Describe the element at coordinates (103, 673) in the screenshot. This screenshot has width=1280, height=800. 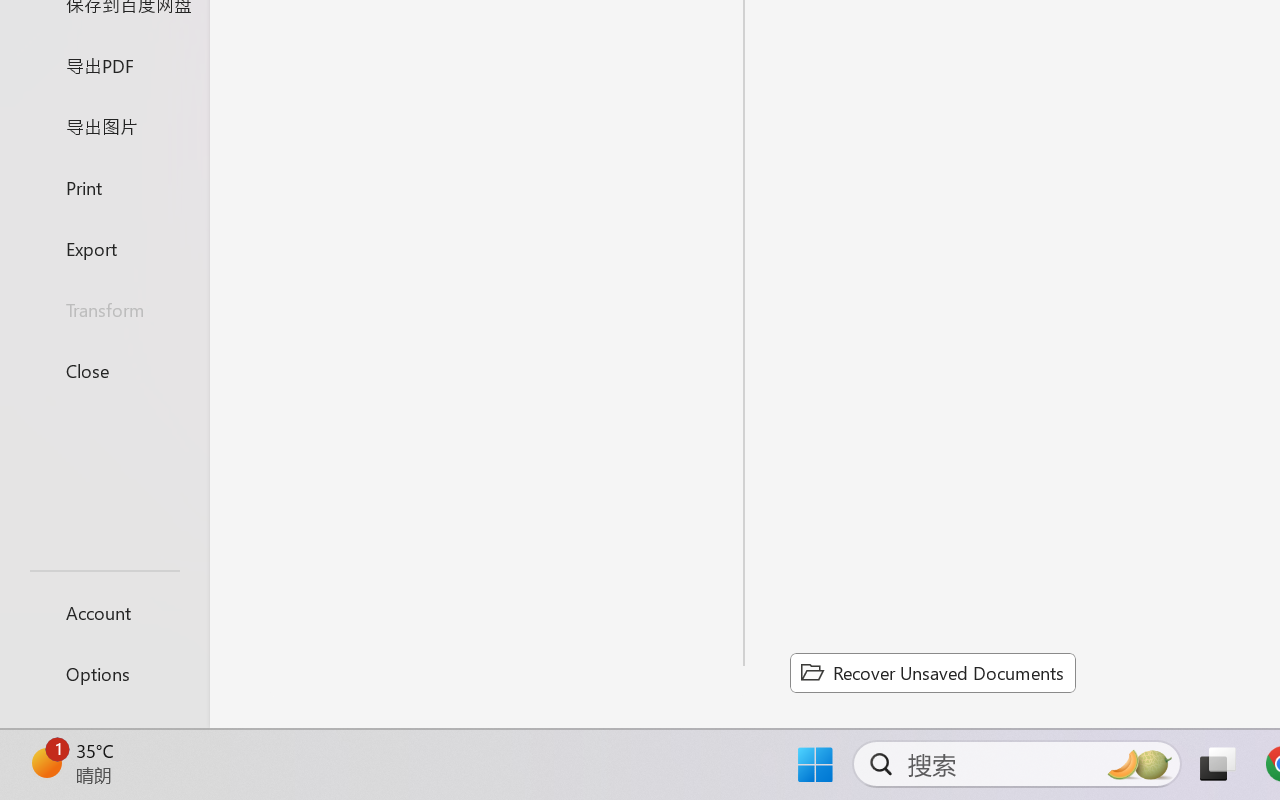
I see `'Options'` at that location.